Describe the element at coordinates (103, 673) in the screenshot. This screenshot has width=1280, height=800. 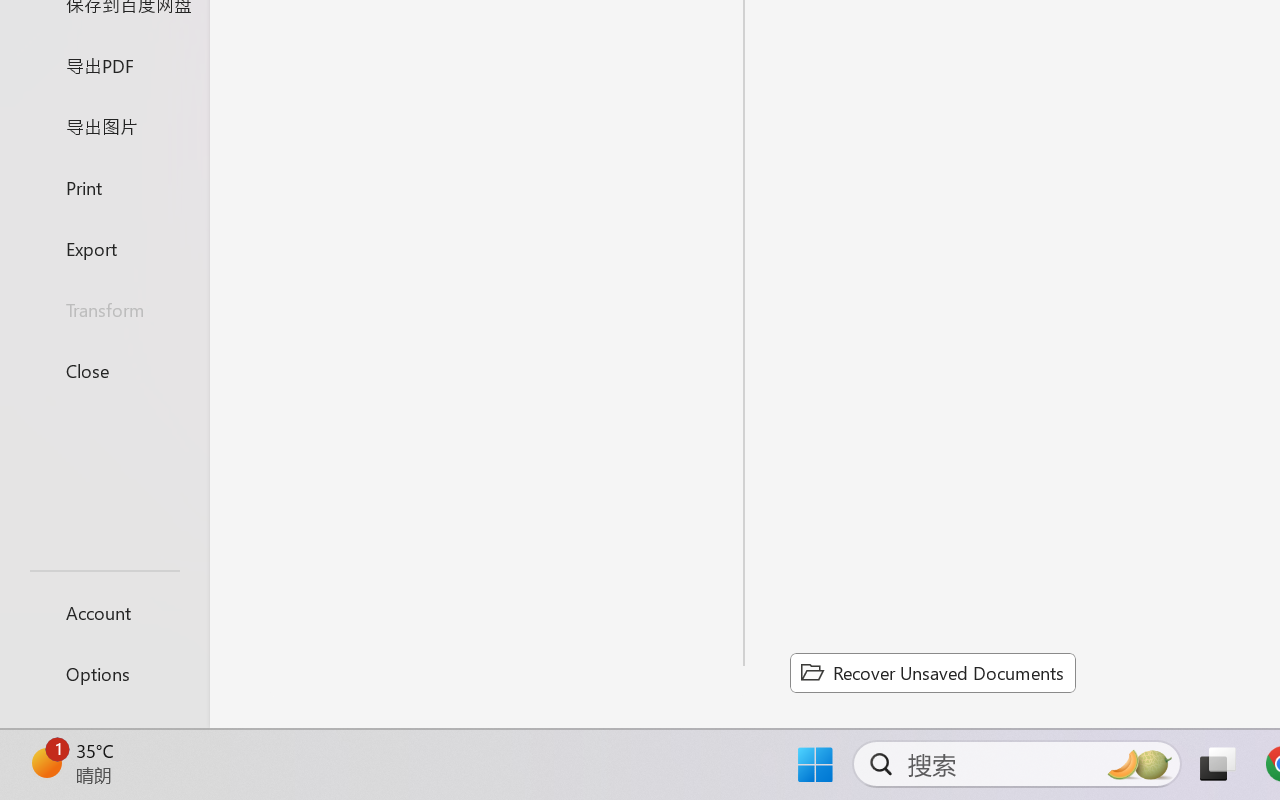
I see `'Options'` at that location.